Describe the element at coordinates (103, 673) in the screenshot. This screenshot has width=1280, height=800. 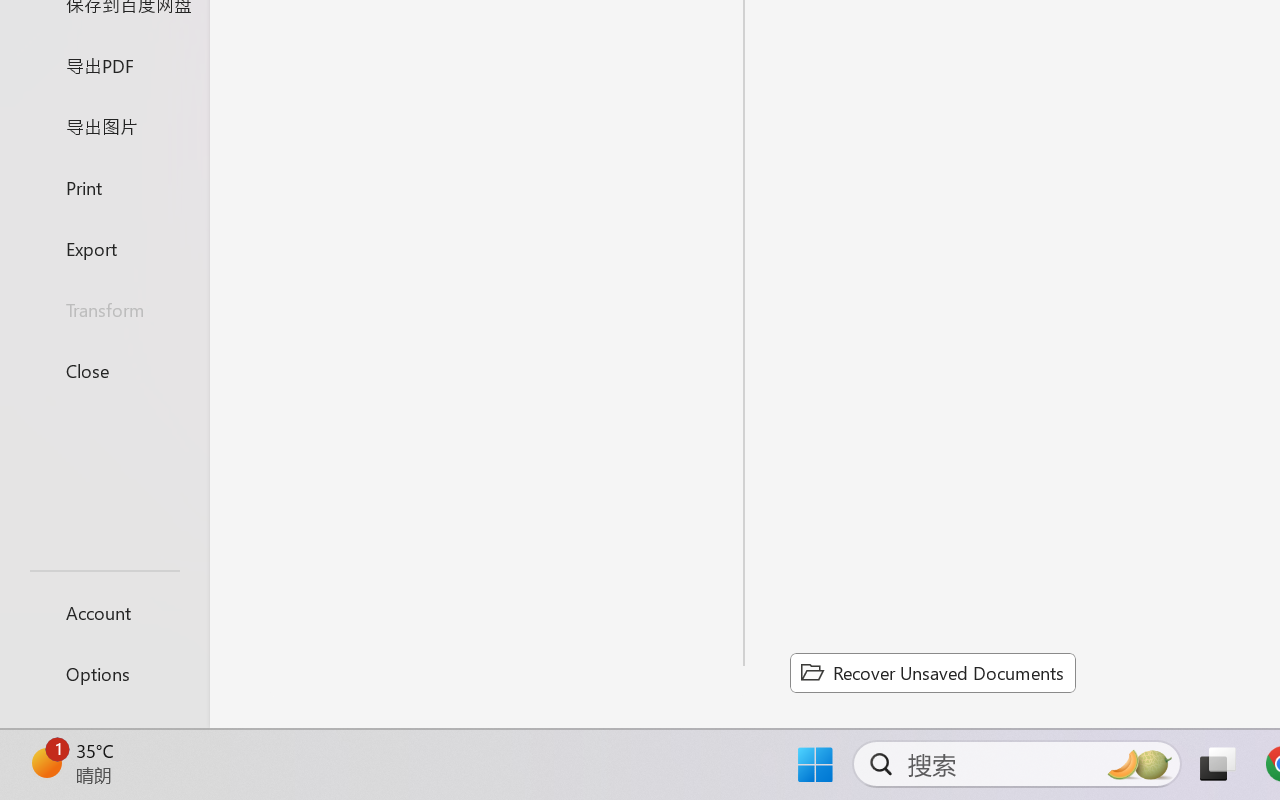
I see `'Options'` at that location.